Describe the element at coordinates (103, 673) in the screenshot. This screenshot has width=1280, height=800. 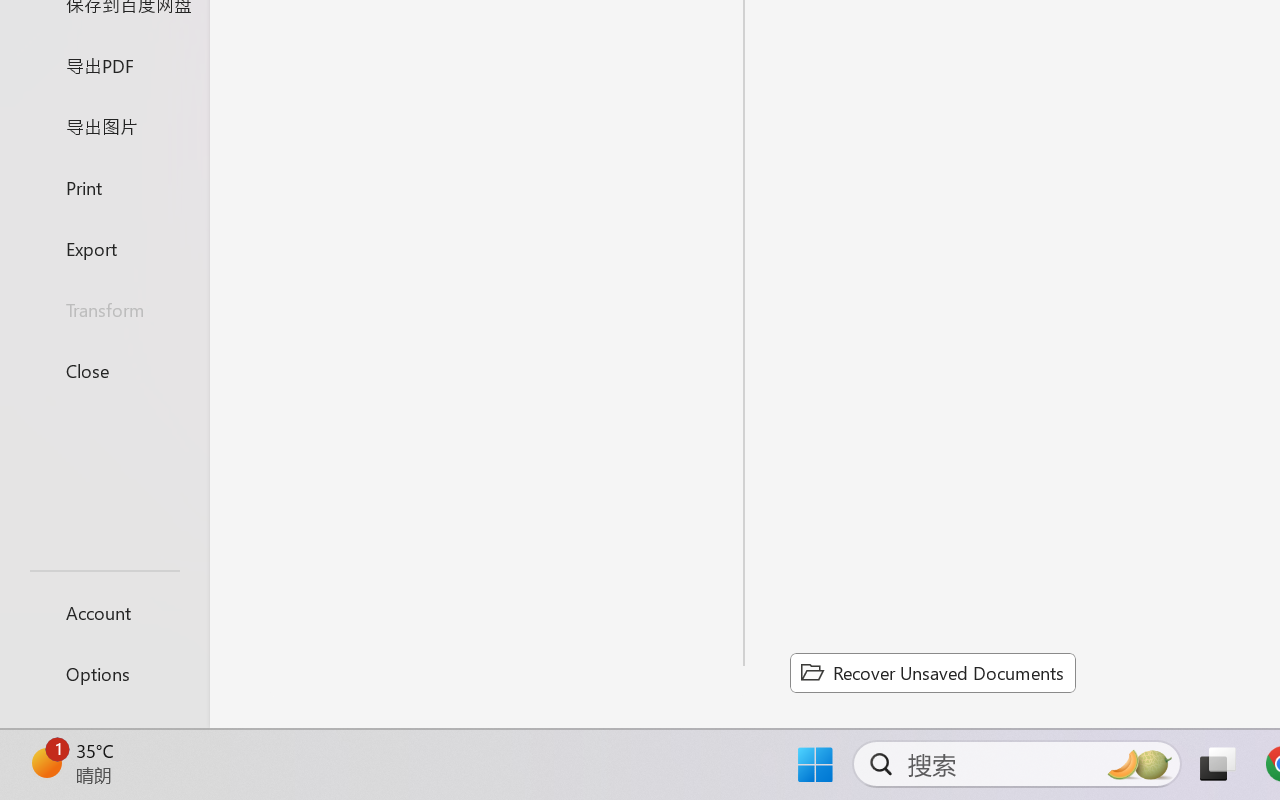
I see `'Options'` at that location.